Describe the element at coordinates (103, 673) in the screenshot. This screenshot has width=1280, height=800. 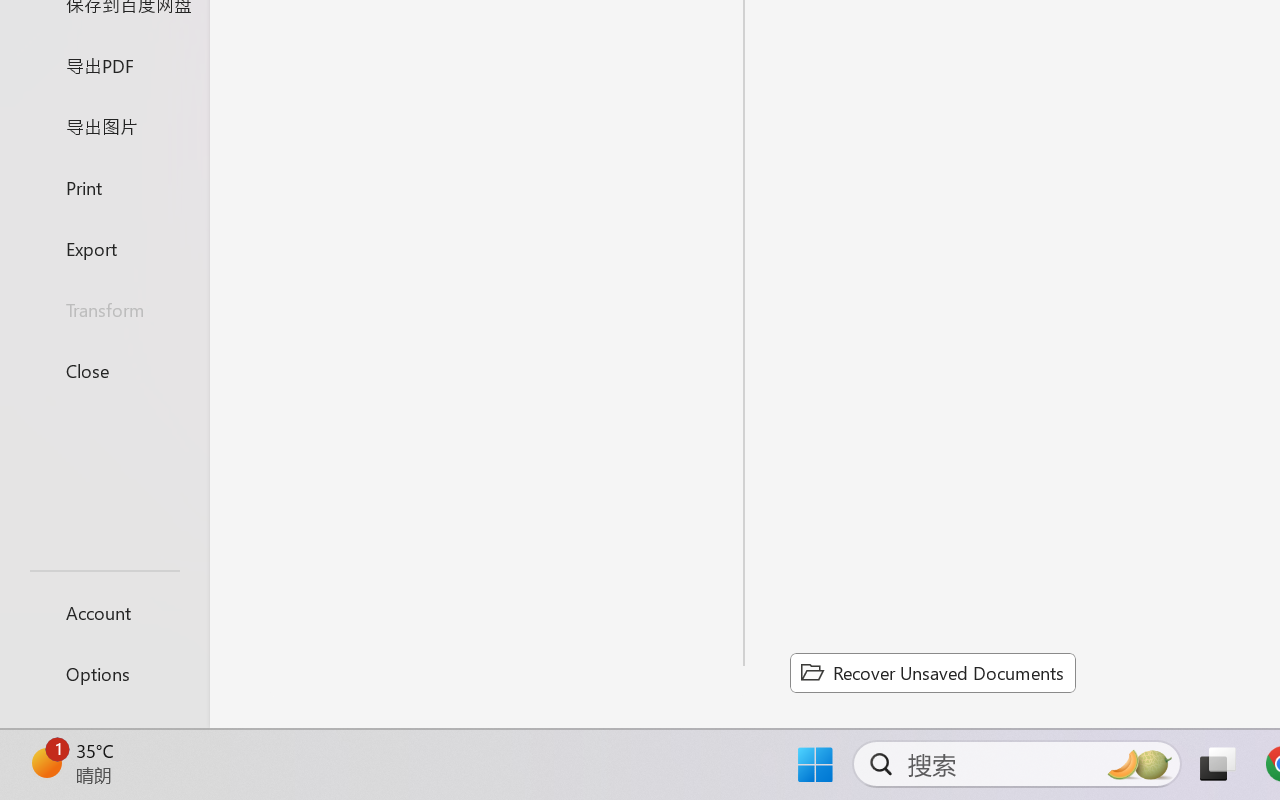
I see `'Options'` at that location.